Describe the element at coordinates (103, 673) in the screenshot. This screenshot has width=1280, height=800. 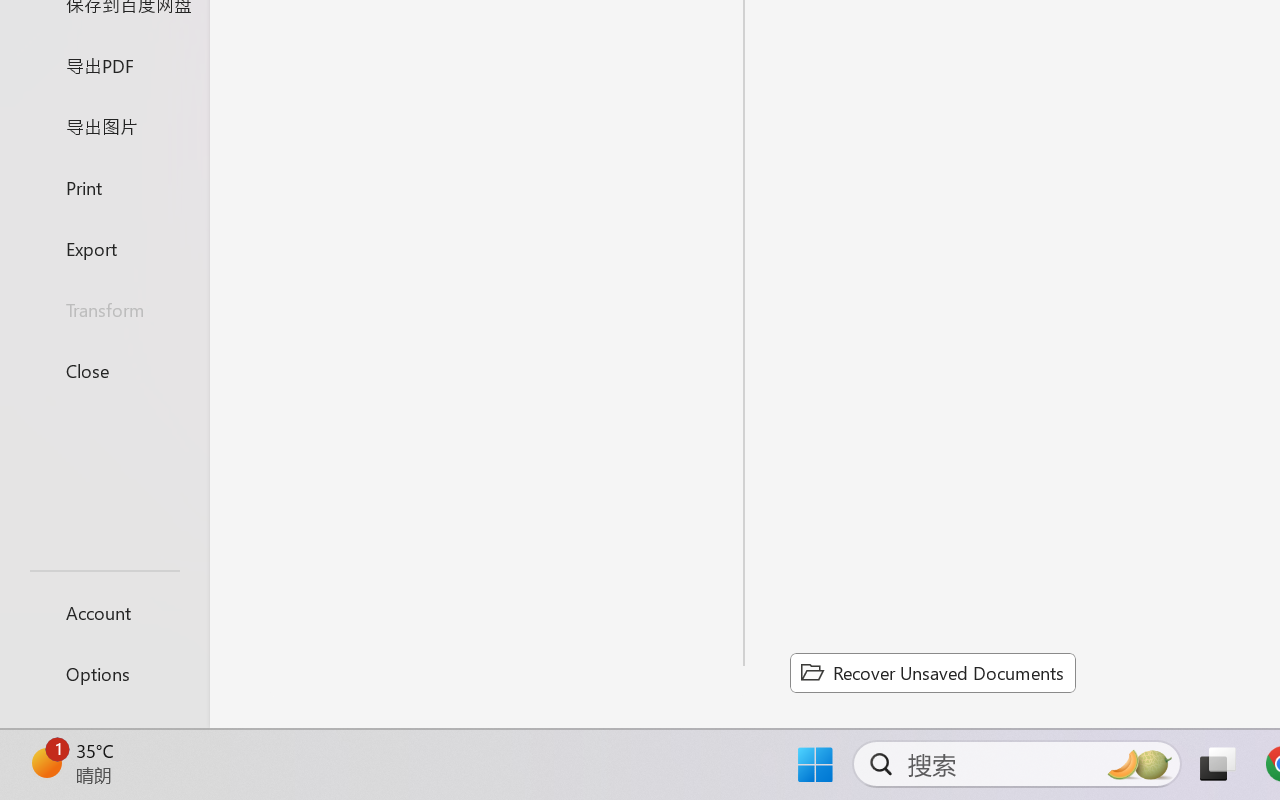
I see `'Options'` at that location.